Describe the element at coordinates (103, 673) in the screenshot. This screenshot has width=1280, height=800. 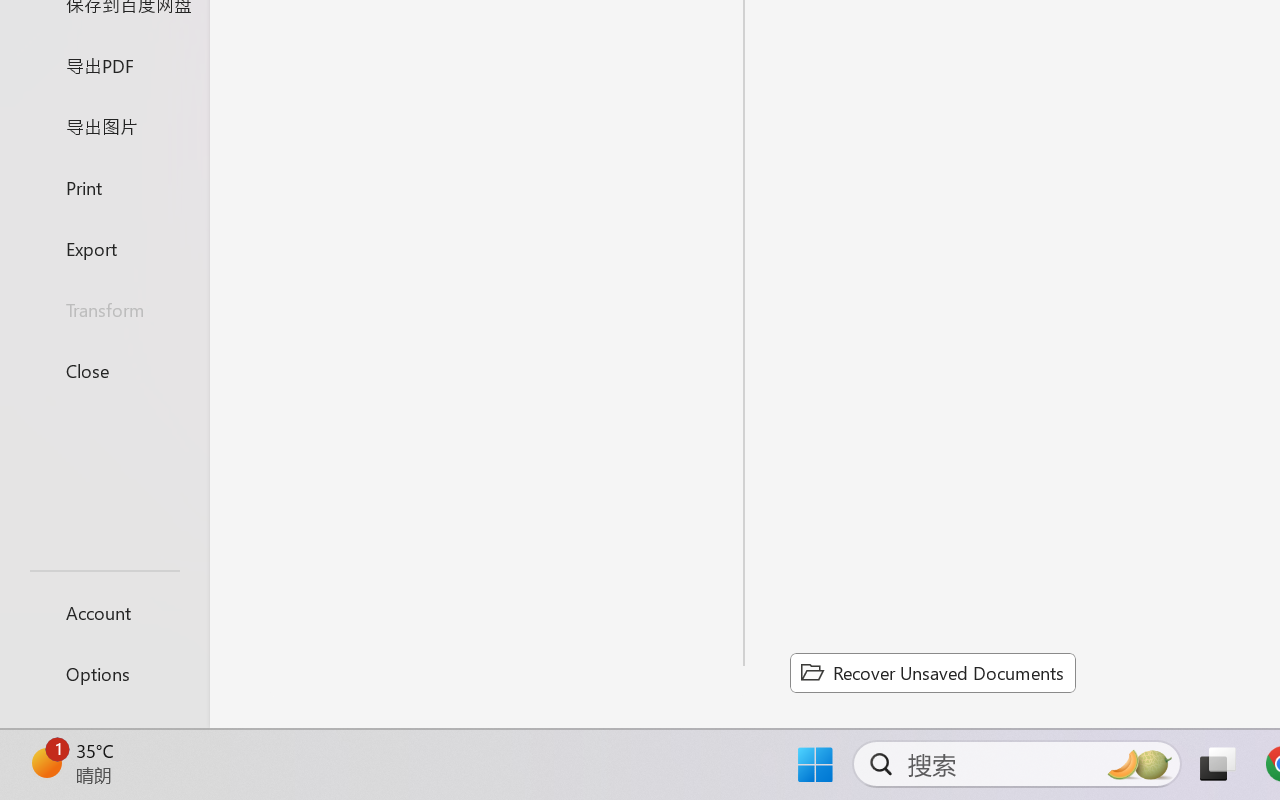
I see `'Options'` at that location.